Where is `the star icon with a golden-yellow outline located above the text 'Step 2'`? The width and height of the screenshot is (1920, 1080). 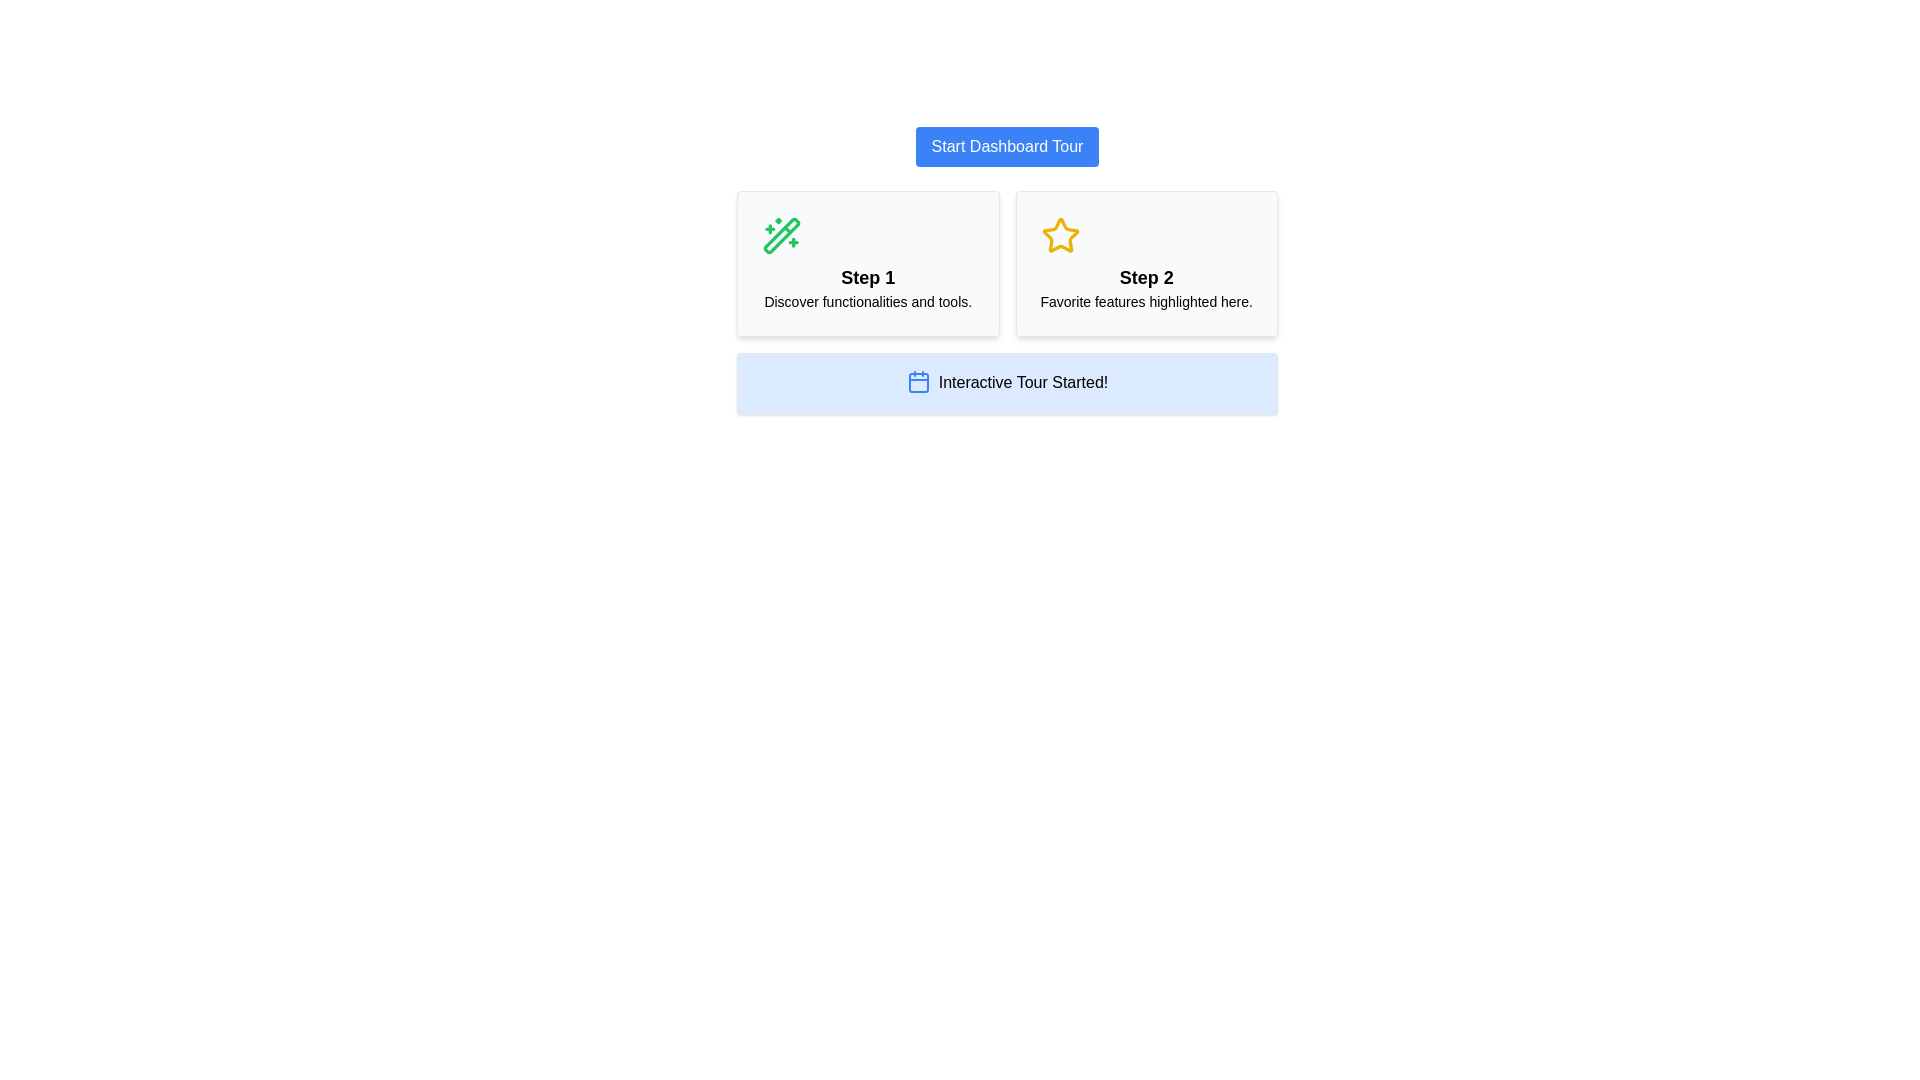
the star icon with a golden-yellow outline located above the text 'Step 2' is located at coordinates (1059, 234).